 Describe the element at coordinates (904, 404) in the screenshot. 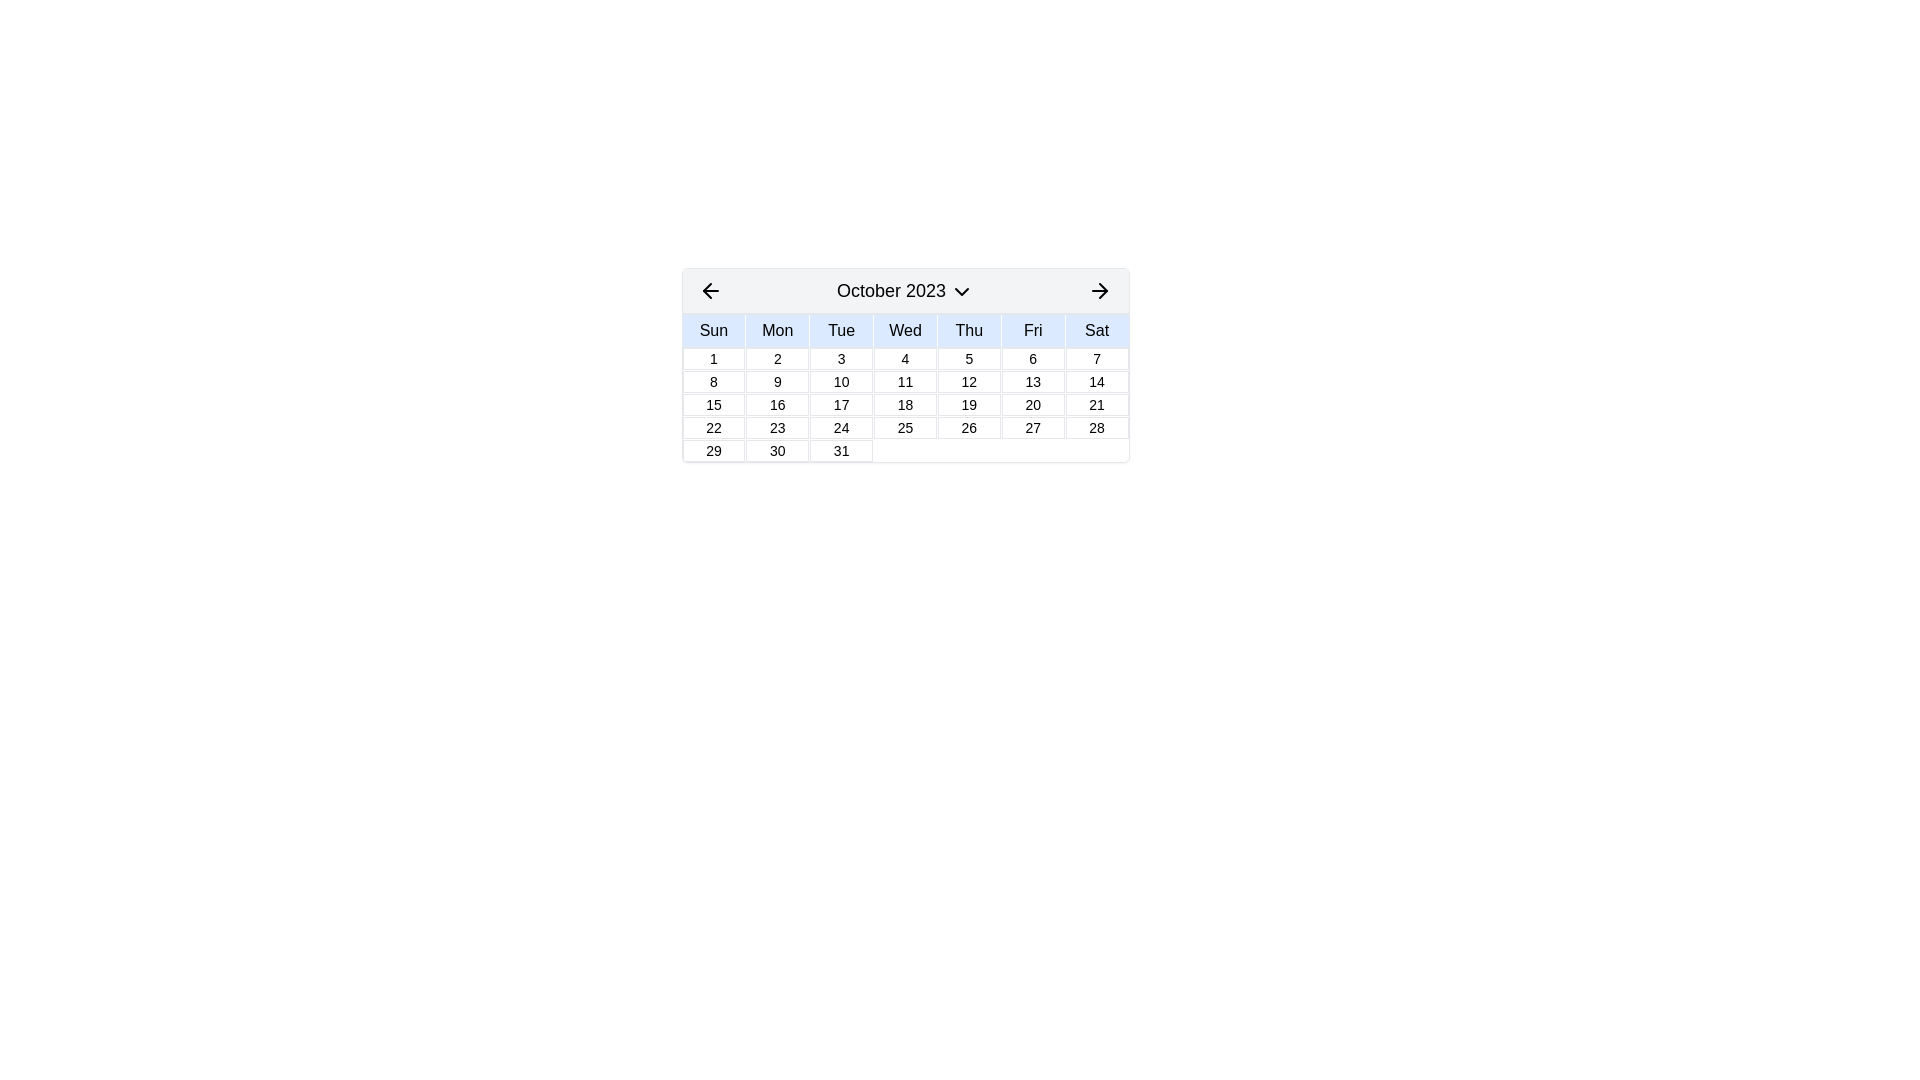

I see `the grid of calendar day cells` at that location.